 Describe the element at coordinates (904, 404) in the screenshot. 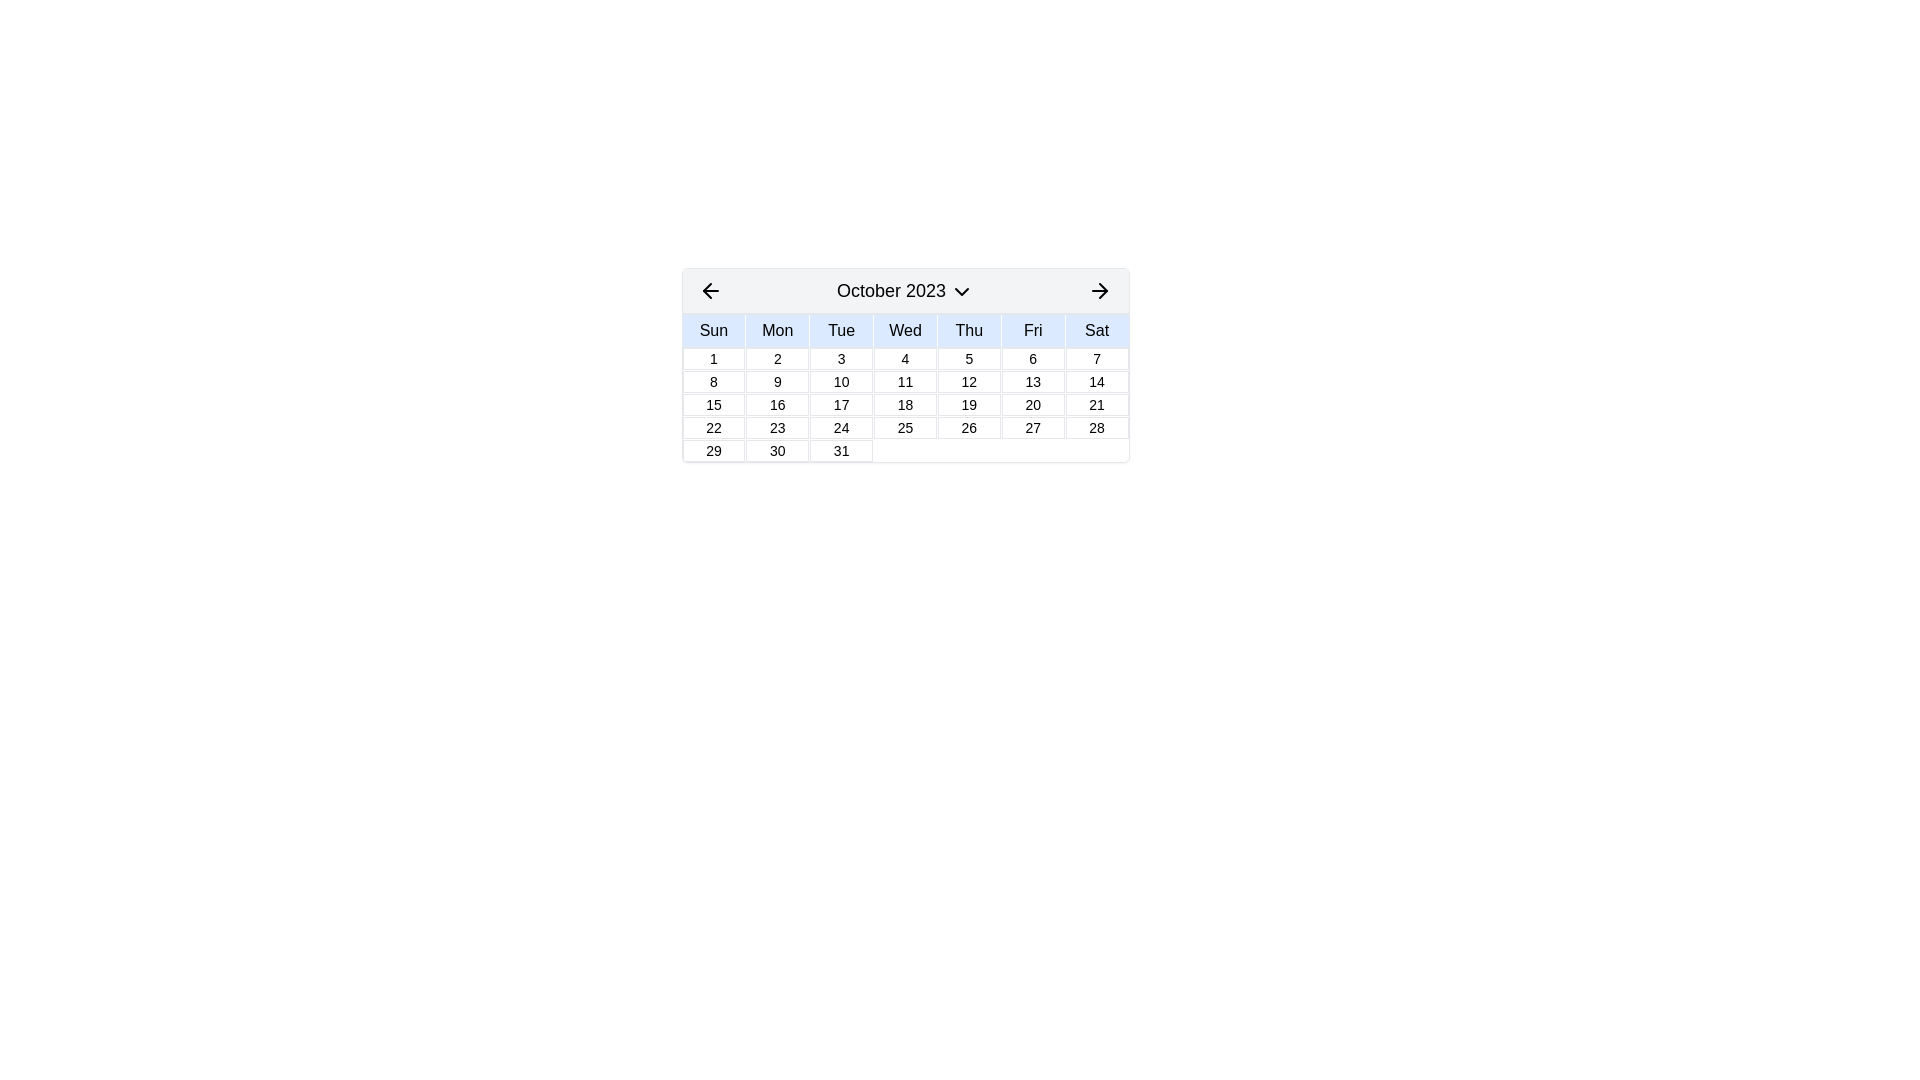

I see `the grid of calendar day cells` at that location.